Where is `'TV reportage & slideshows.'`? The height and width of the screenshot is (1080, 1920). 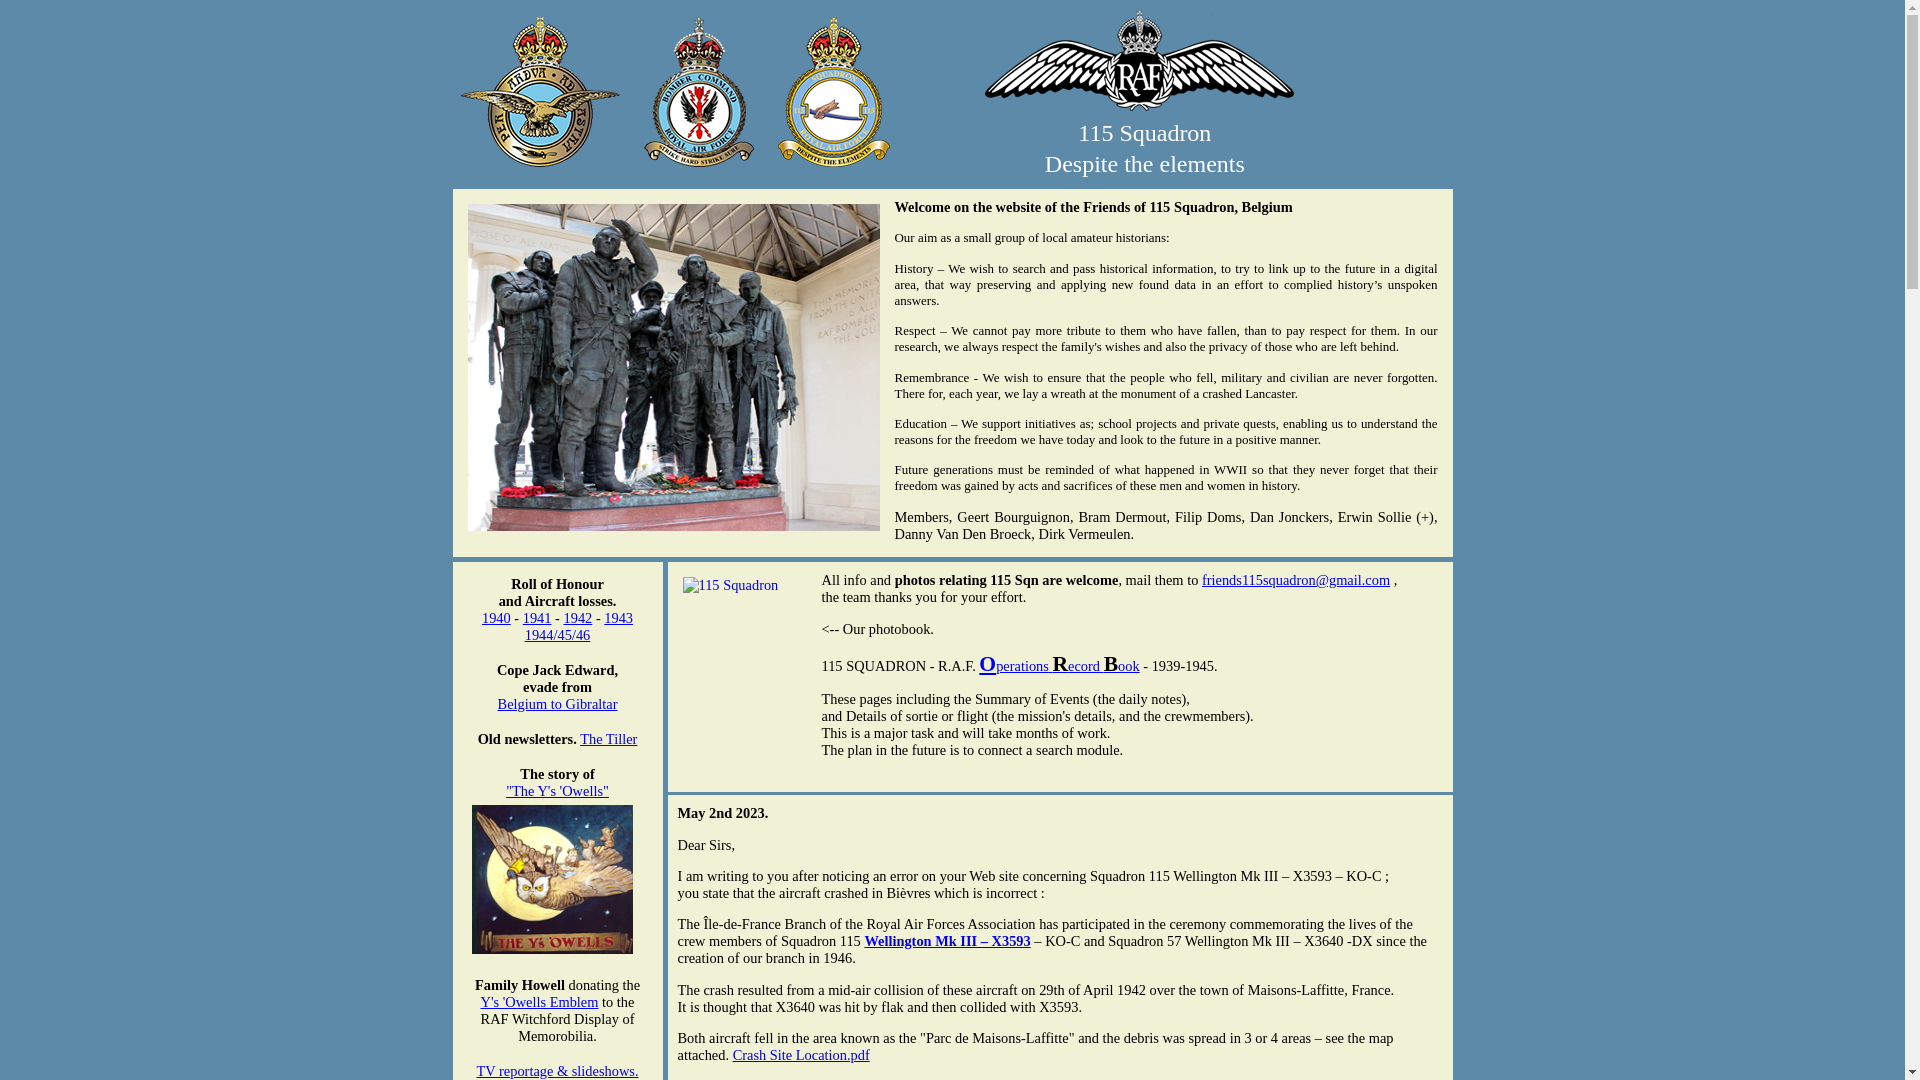
'TV reportage & slideshows.' is located at coordinates (556, 1070).